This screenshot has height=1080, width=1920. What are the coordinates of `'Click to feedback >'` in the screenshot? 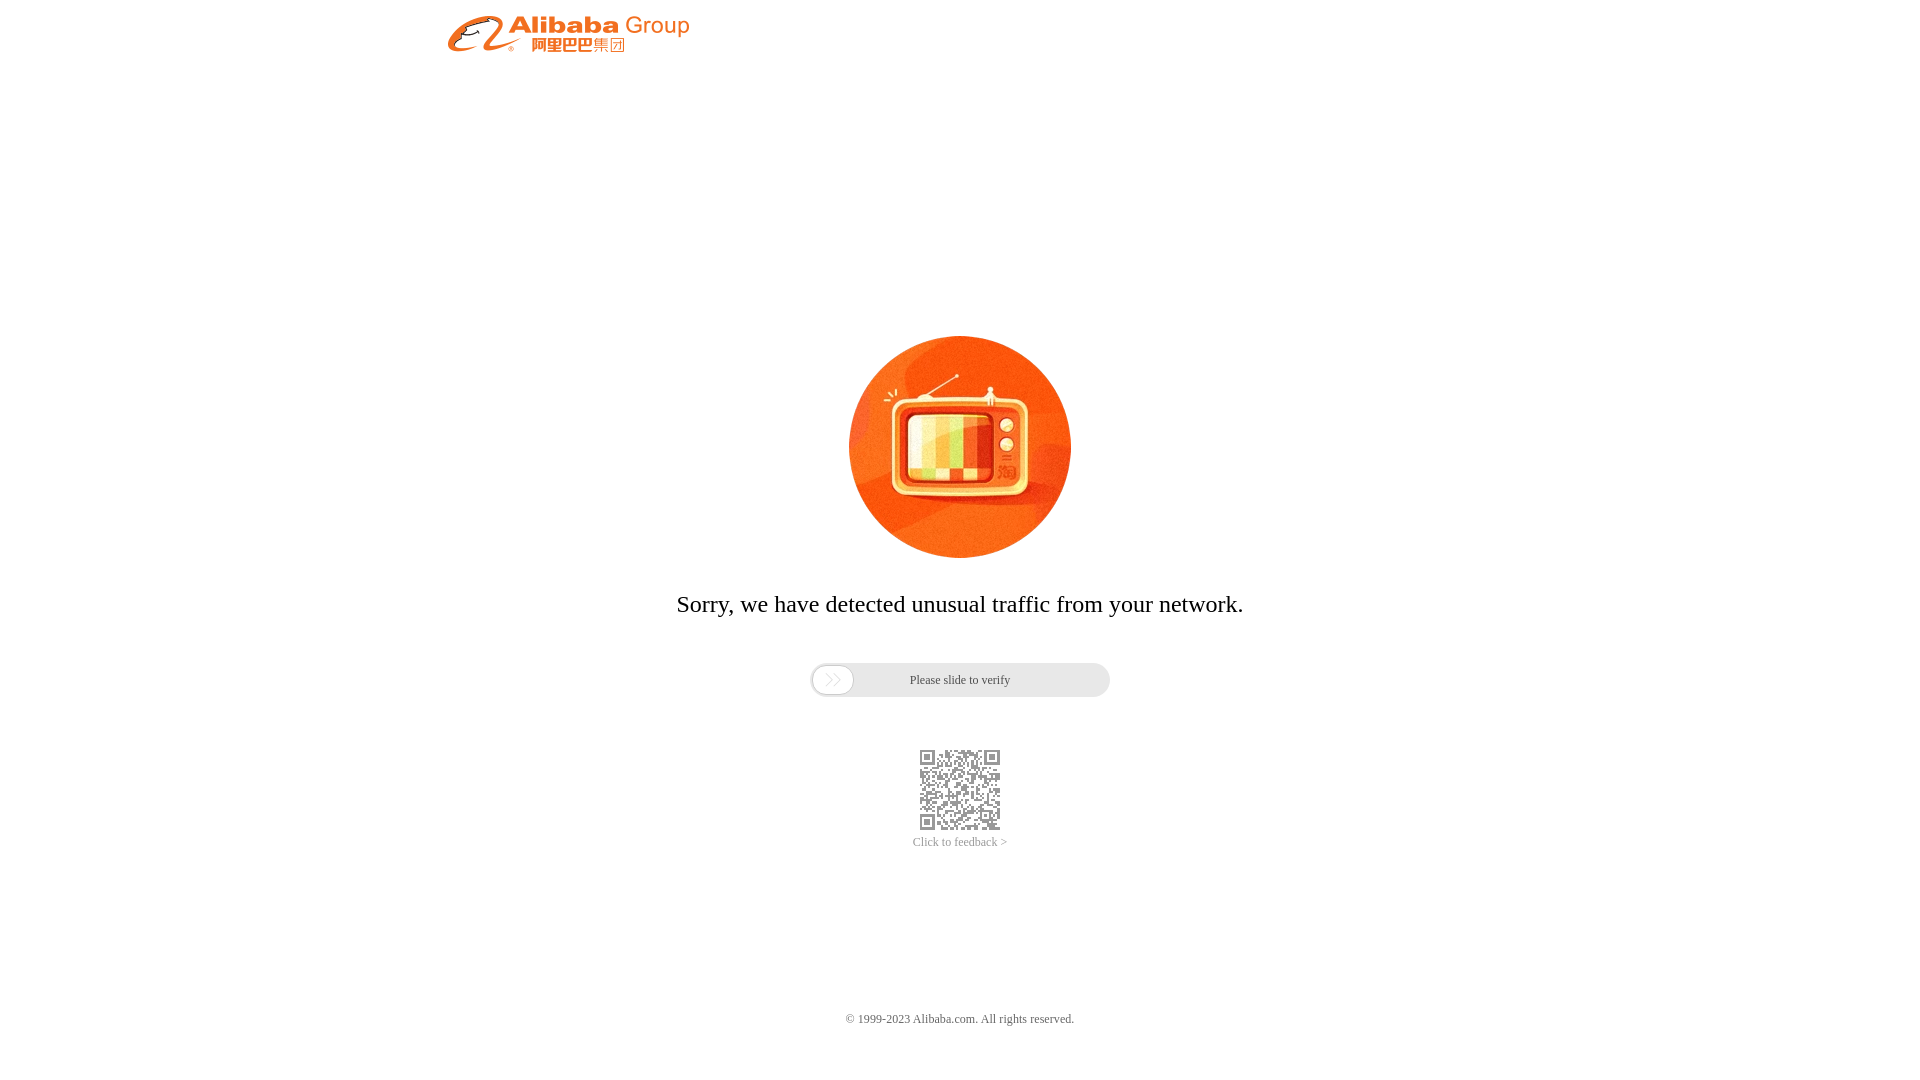 It's located at (911, 842).